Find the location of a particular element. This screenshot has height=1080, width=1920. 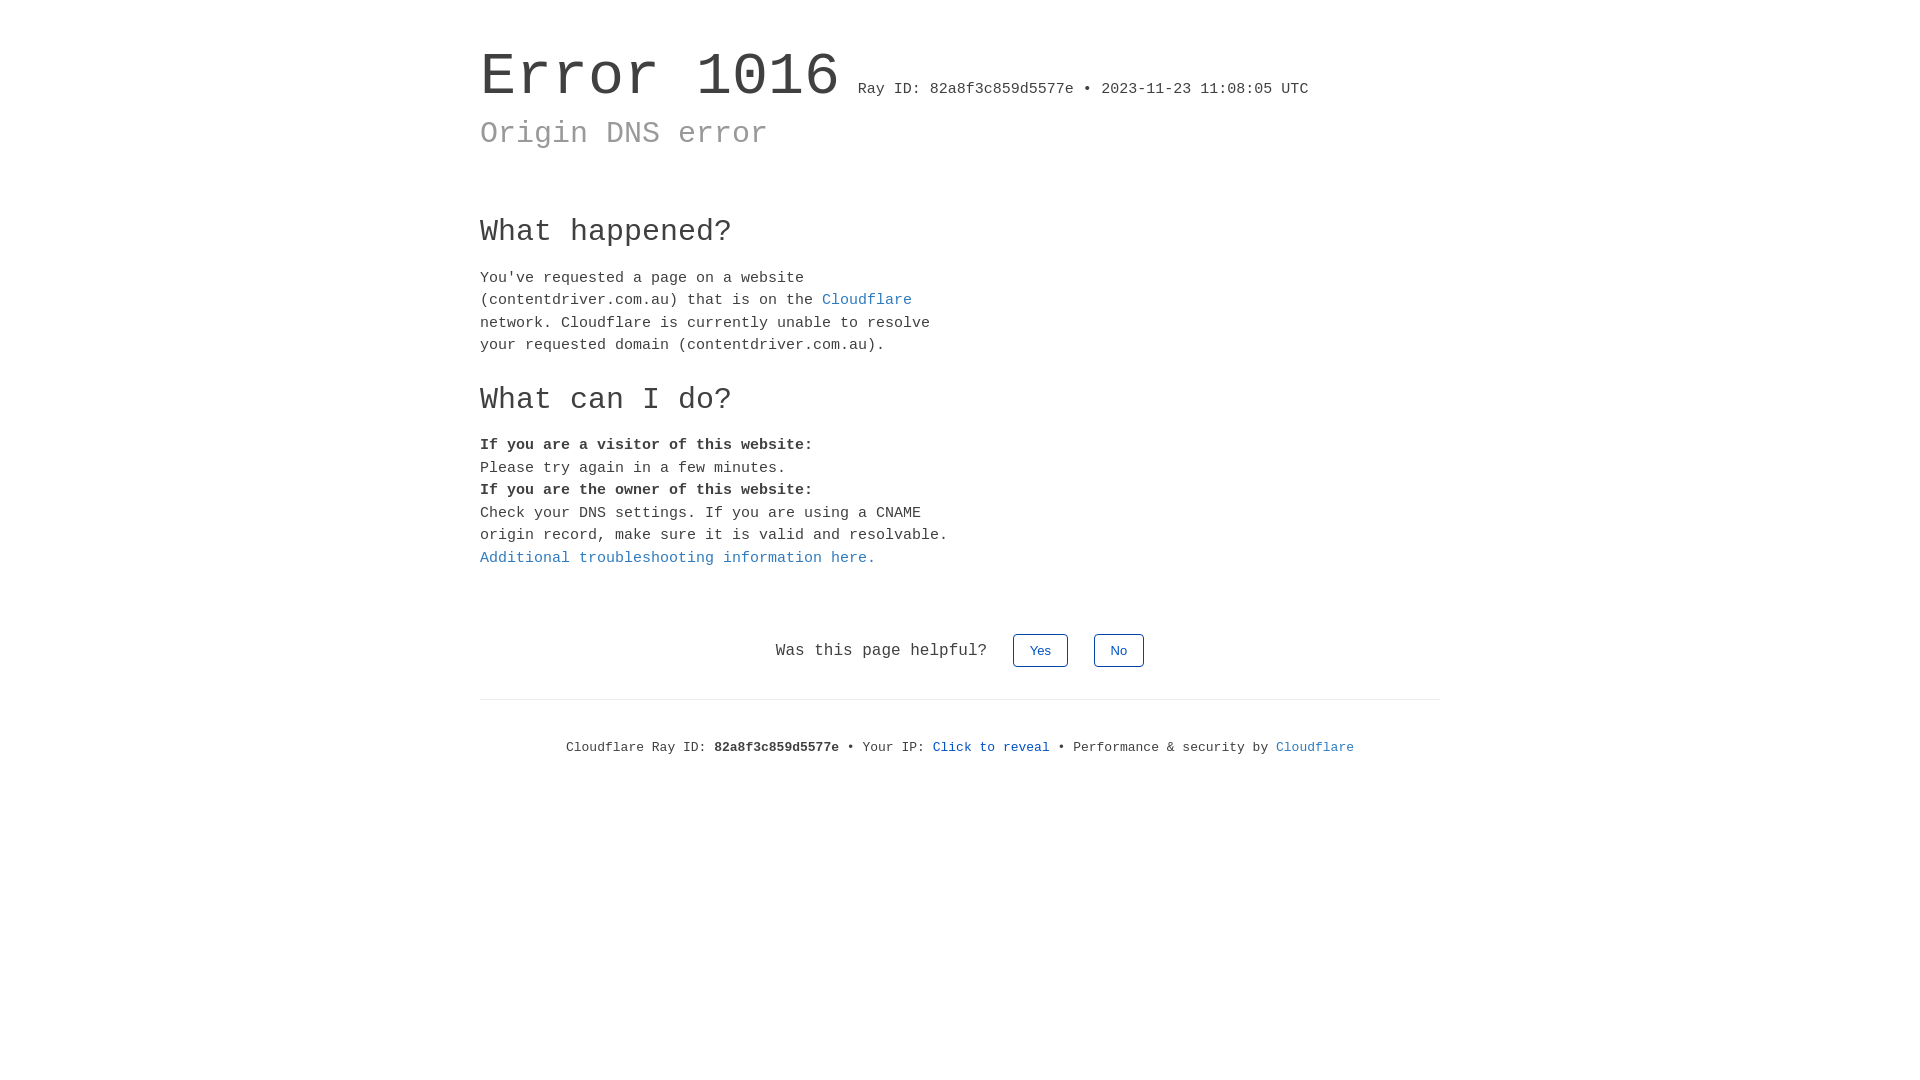

'Additional troubleshooting information here.' is located at coordinates (677, 558).